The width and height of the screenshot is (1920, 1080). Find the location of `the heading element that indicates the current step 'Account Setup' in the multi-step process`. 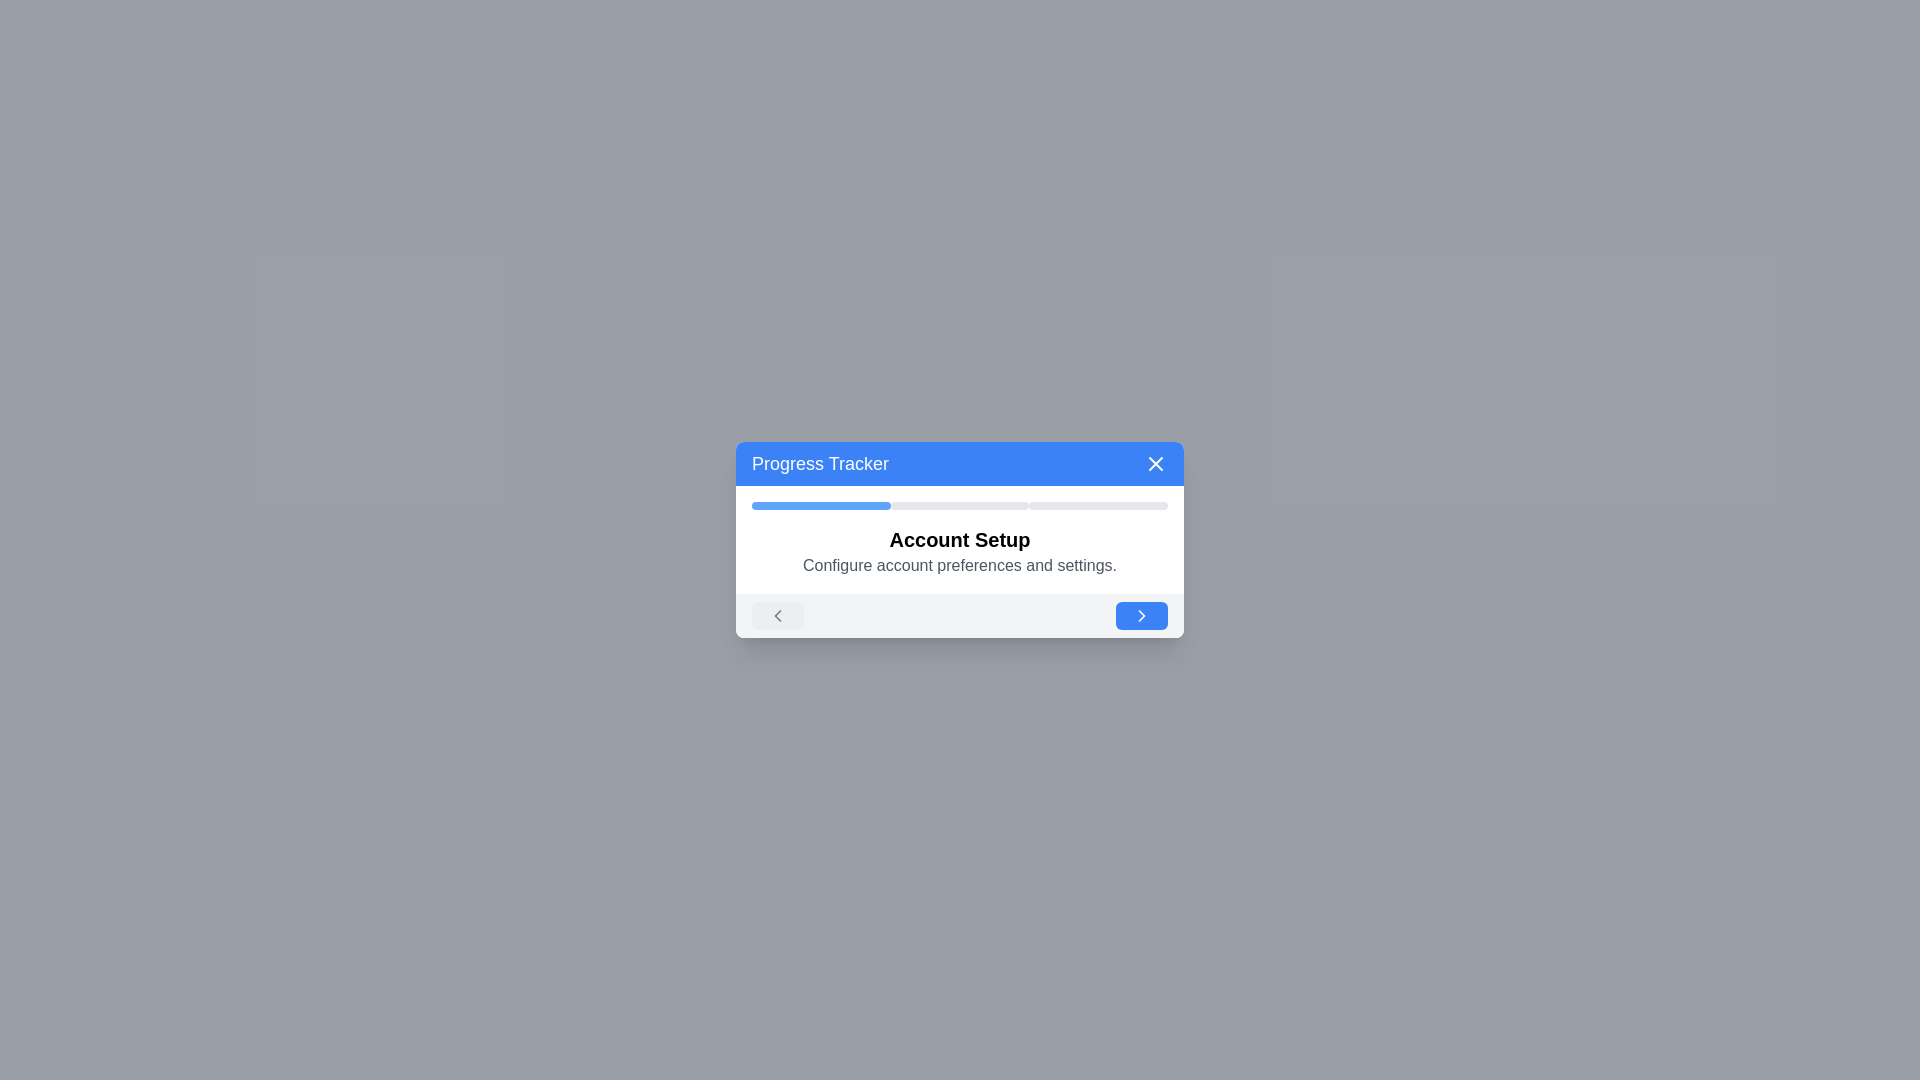

the heading element that indicates the current step 'Account Setup' in the multi-step process is located at coordinates (960, 540).